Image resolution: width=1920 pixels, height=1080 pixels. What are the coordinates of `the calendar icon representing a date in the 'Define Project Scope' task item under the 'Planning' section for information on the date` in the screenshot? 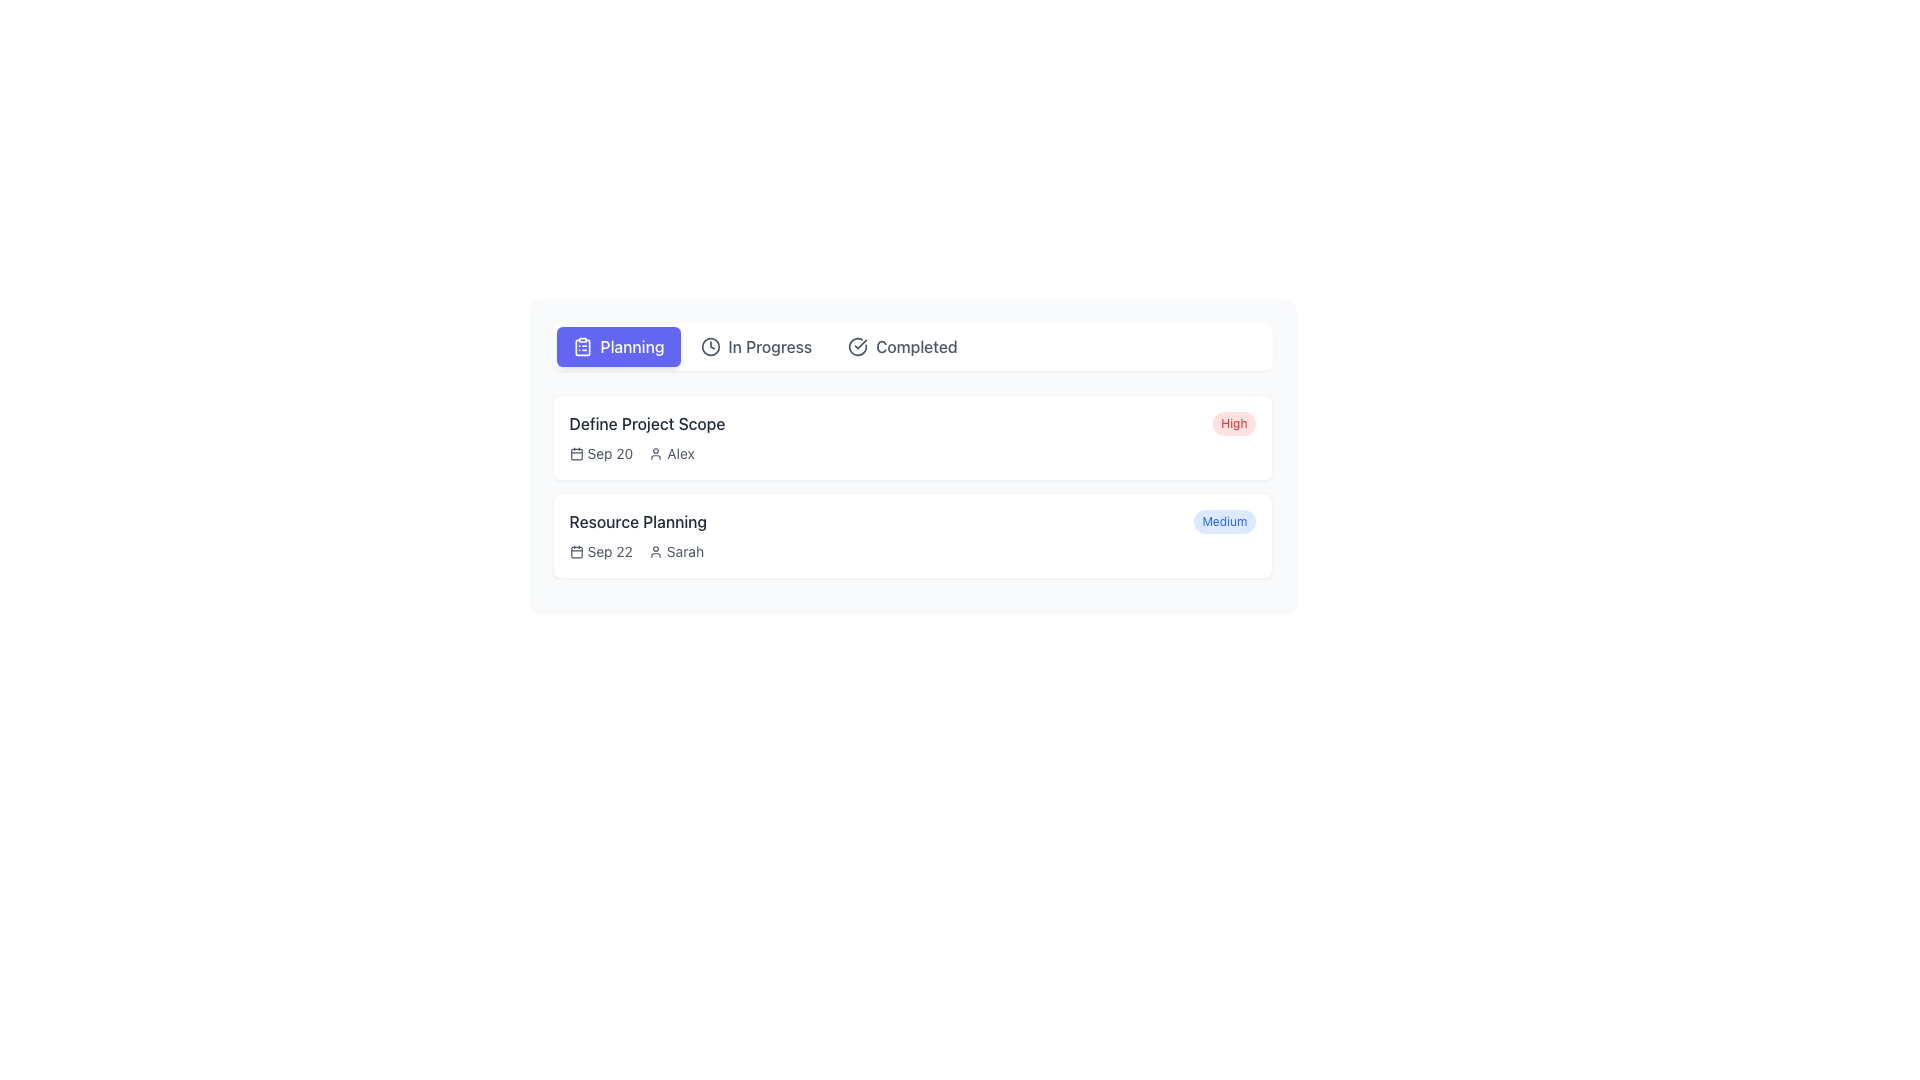 It's located at (575, 454).